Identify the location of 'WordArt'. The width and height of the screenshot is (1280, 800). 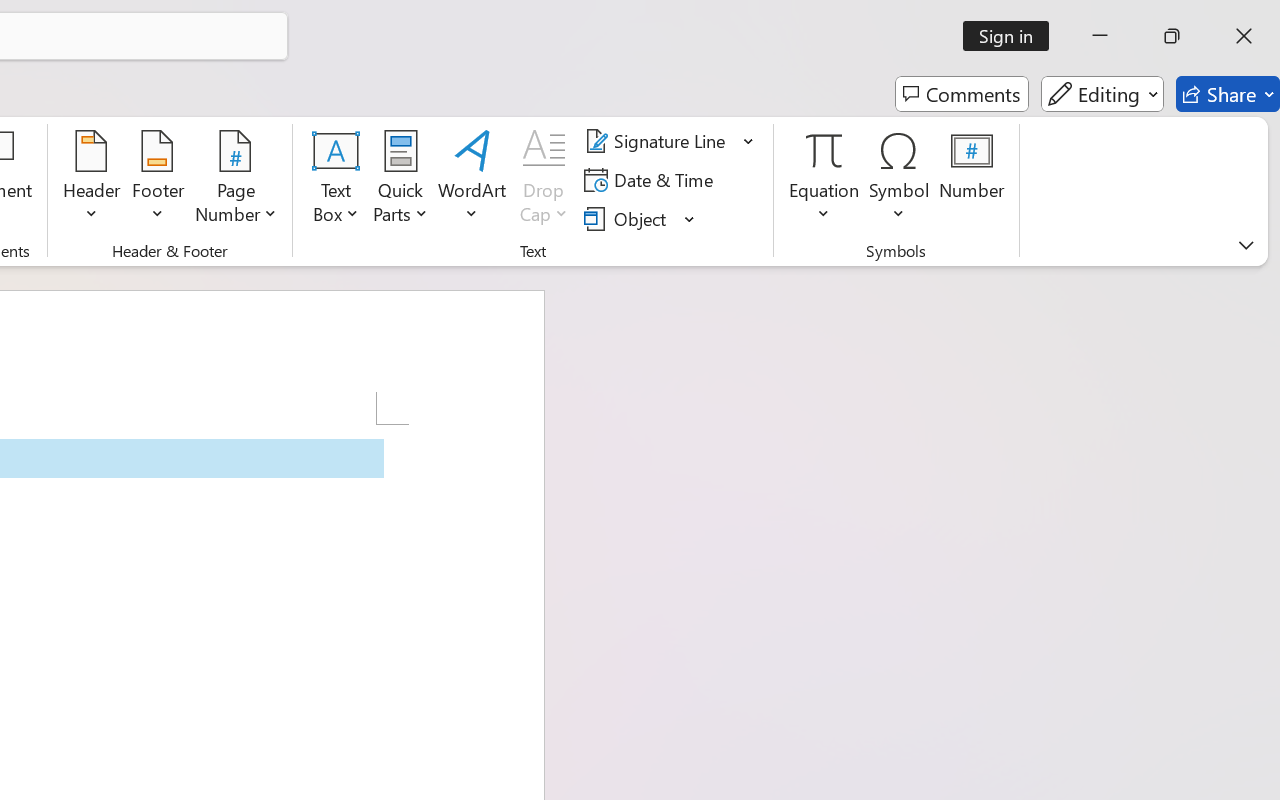
(471, 179).